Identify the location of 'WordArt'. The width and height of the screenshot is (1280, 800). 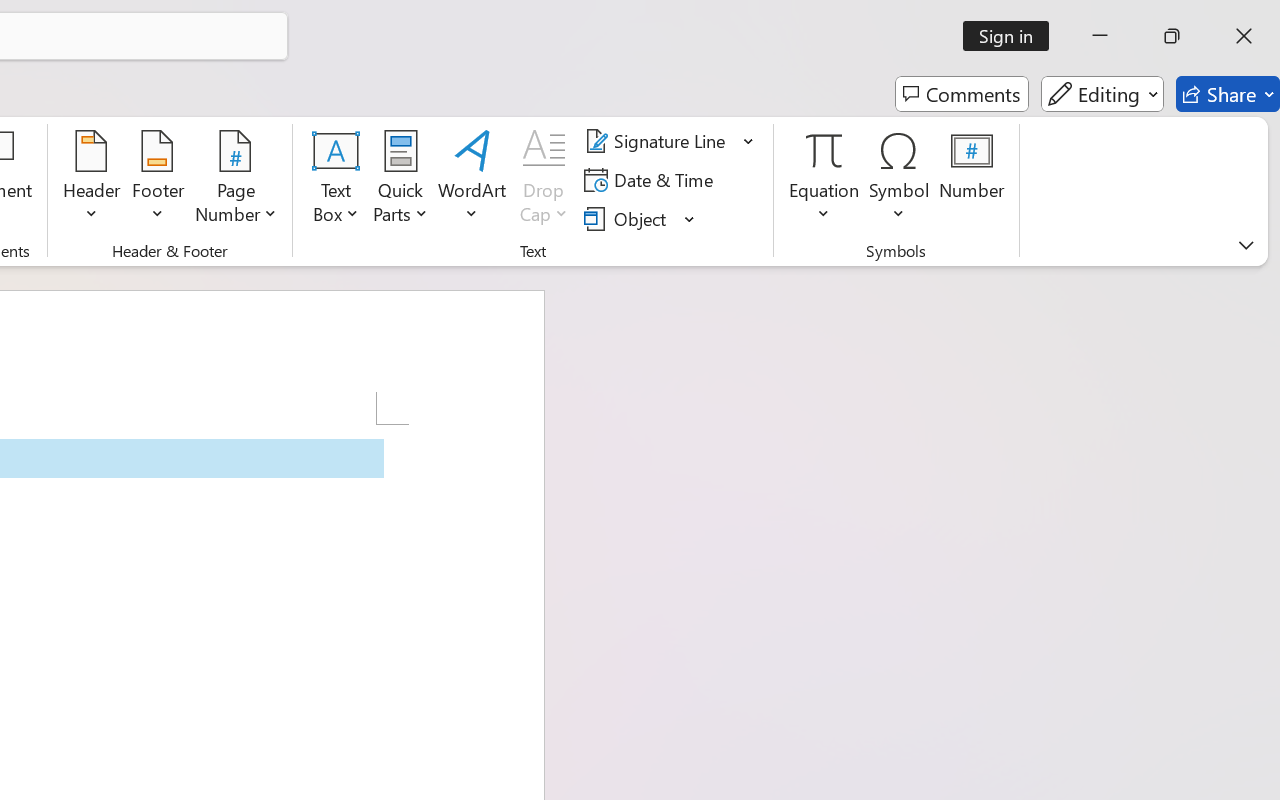
(471, 179).